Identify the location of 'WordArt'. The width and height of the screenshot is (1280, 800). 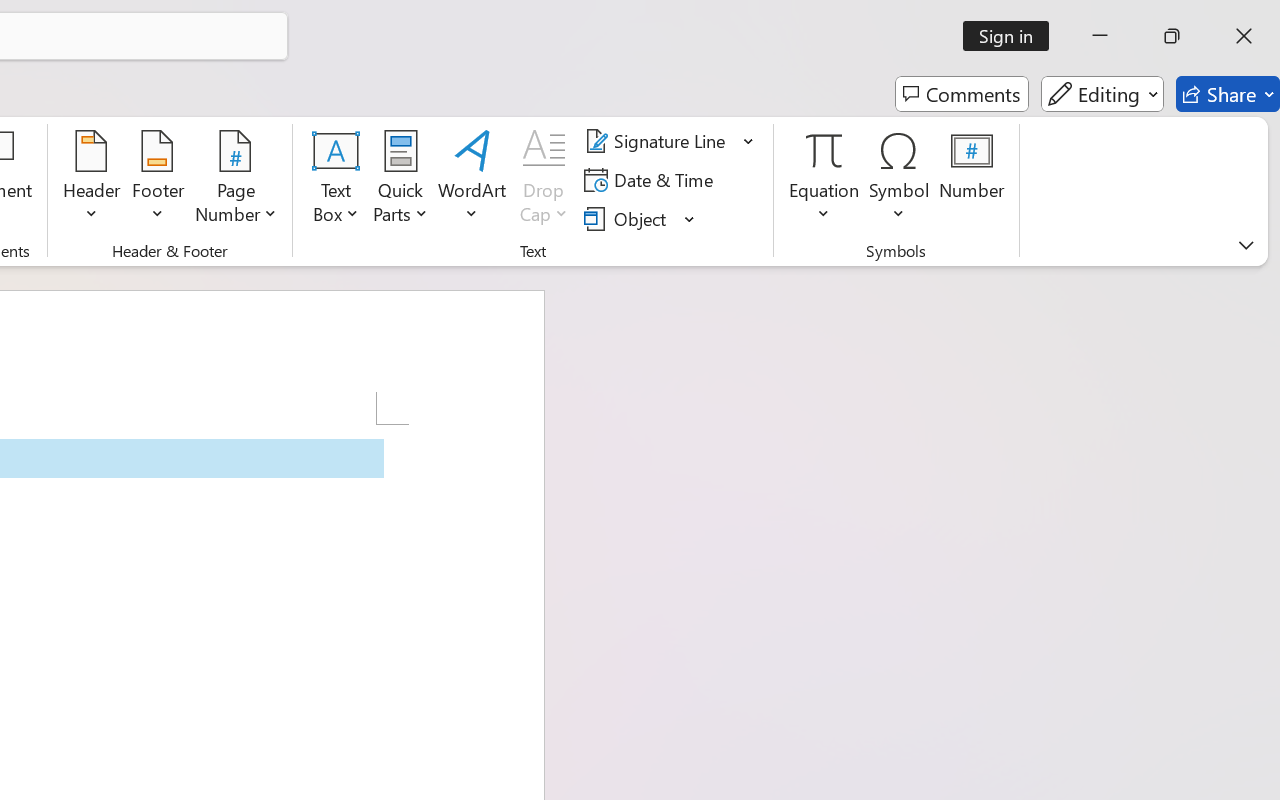
(471, 179).